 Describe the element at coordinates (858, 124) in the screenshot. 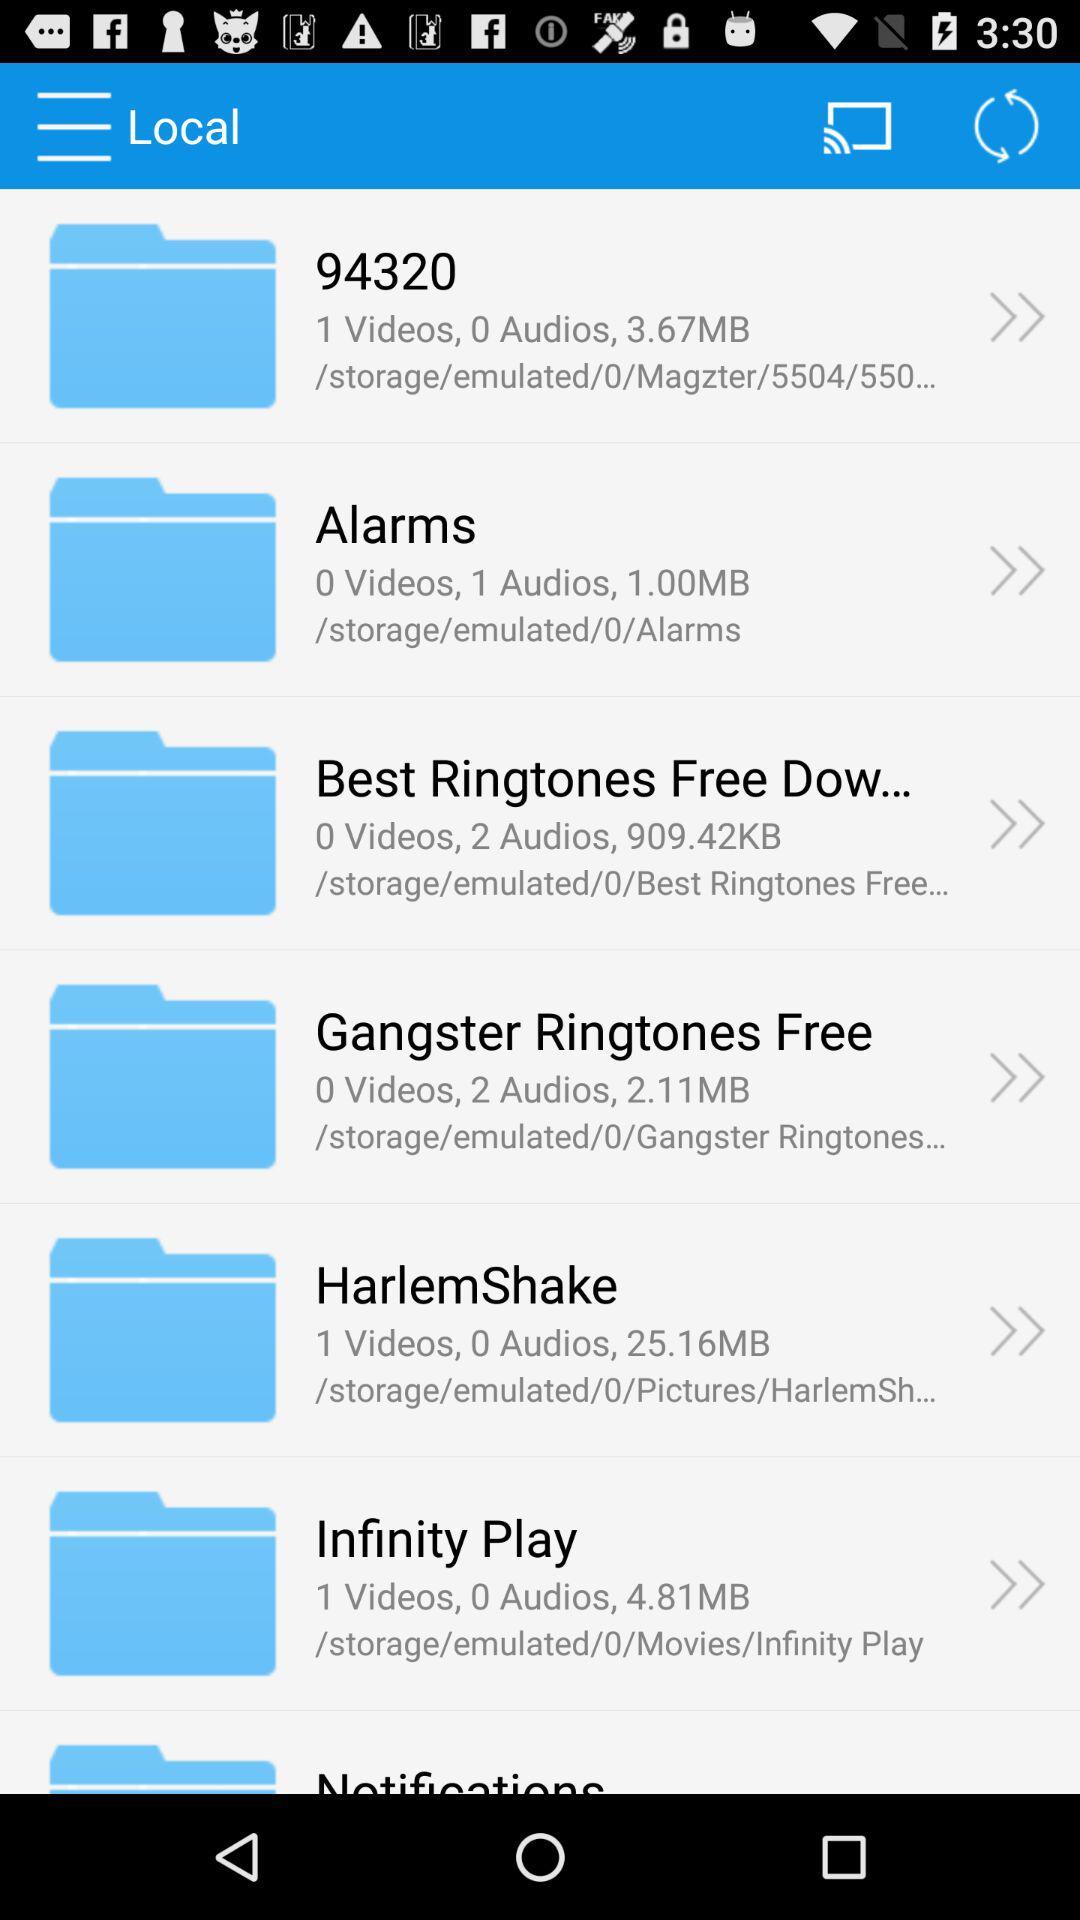

I see `the icon beside refresh button` at that location.